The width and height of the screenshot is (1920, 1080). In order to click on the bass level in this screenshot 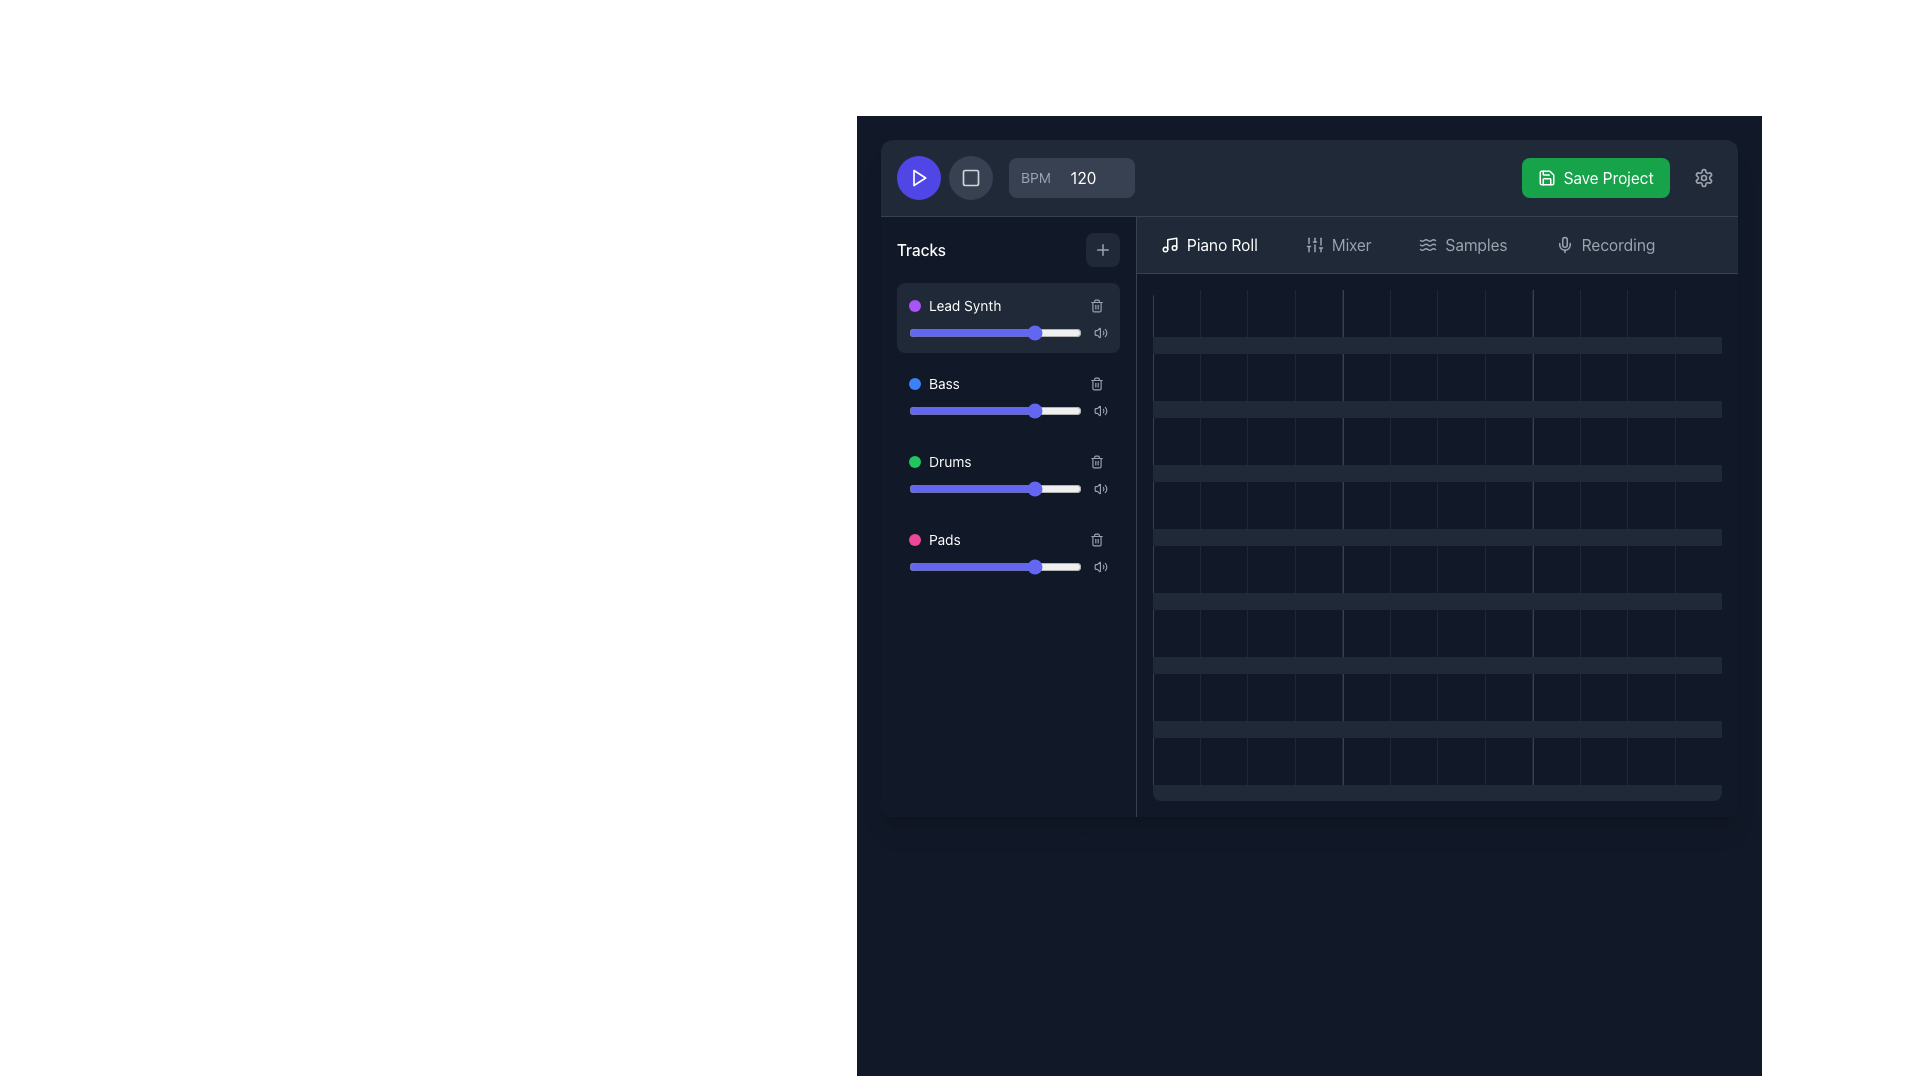, I will do `click(932, 410)`.